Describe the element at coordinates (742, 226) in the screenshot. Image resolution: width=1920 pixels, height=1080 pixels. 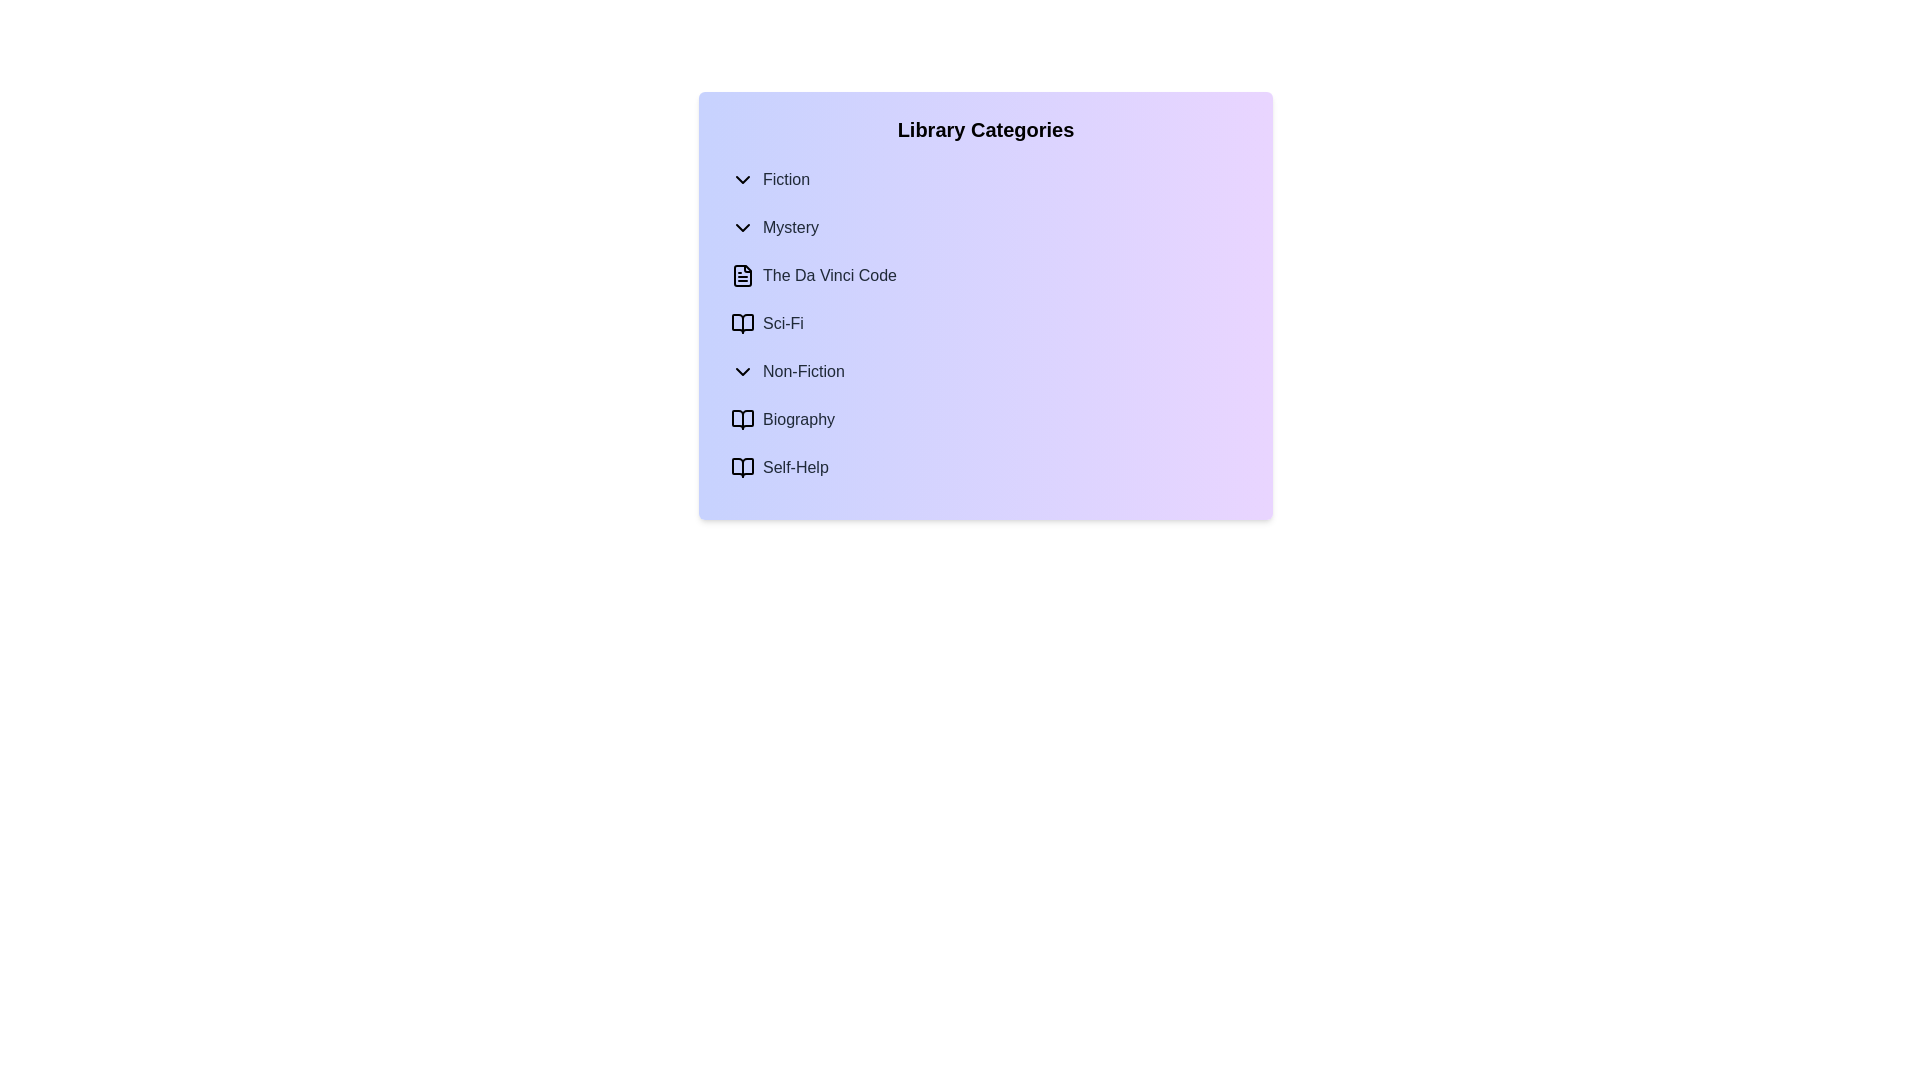
I see `the expandable/collapsible icon for the 'Mystery' category, which is located just to the left of the 'Mystery' label` at that location.